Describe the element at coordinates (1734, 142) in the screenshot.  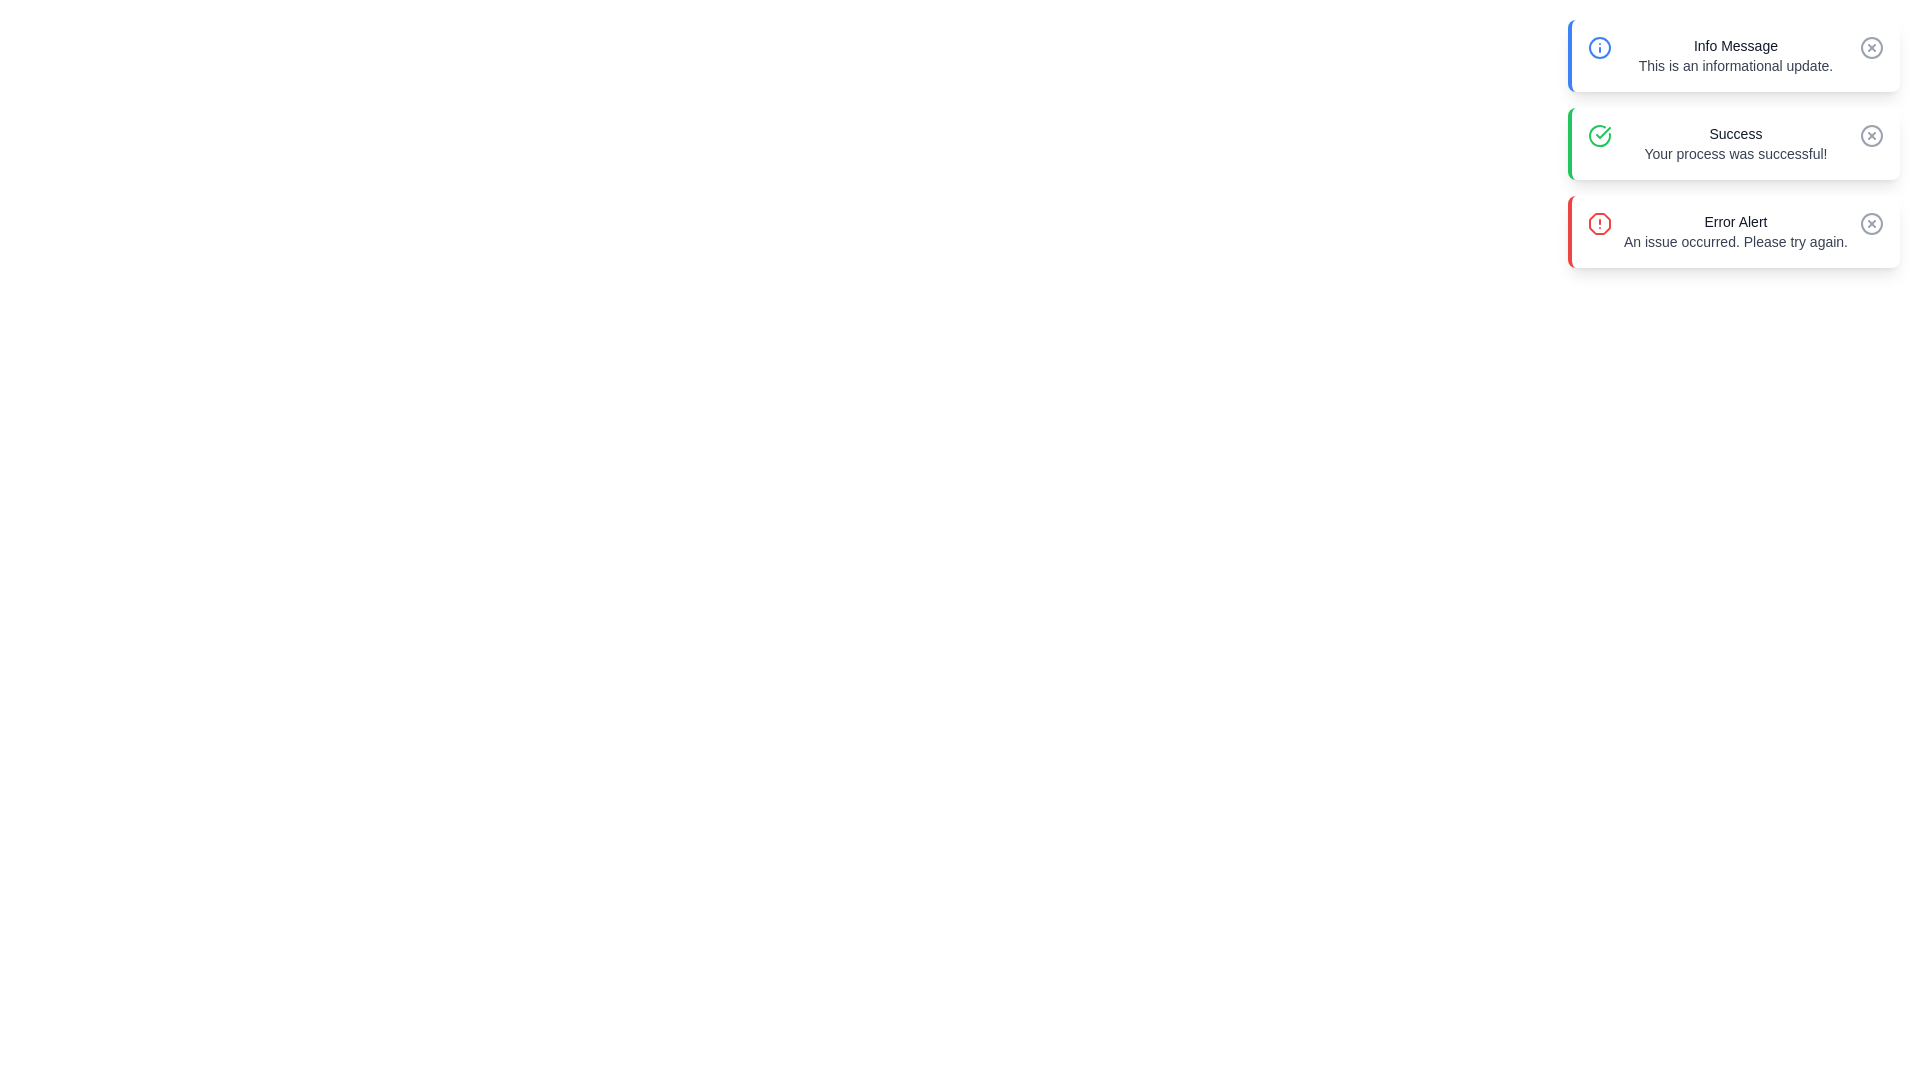
I see `the notification component displaying 'Success' with a green left border, located in the top right of the interface` at that location.